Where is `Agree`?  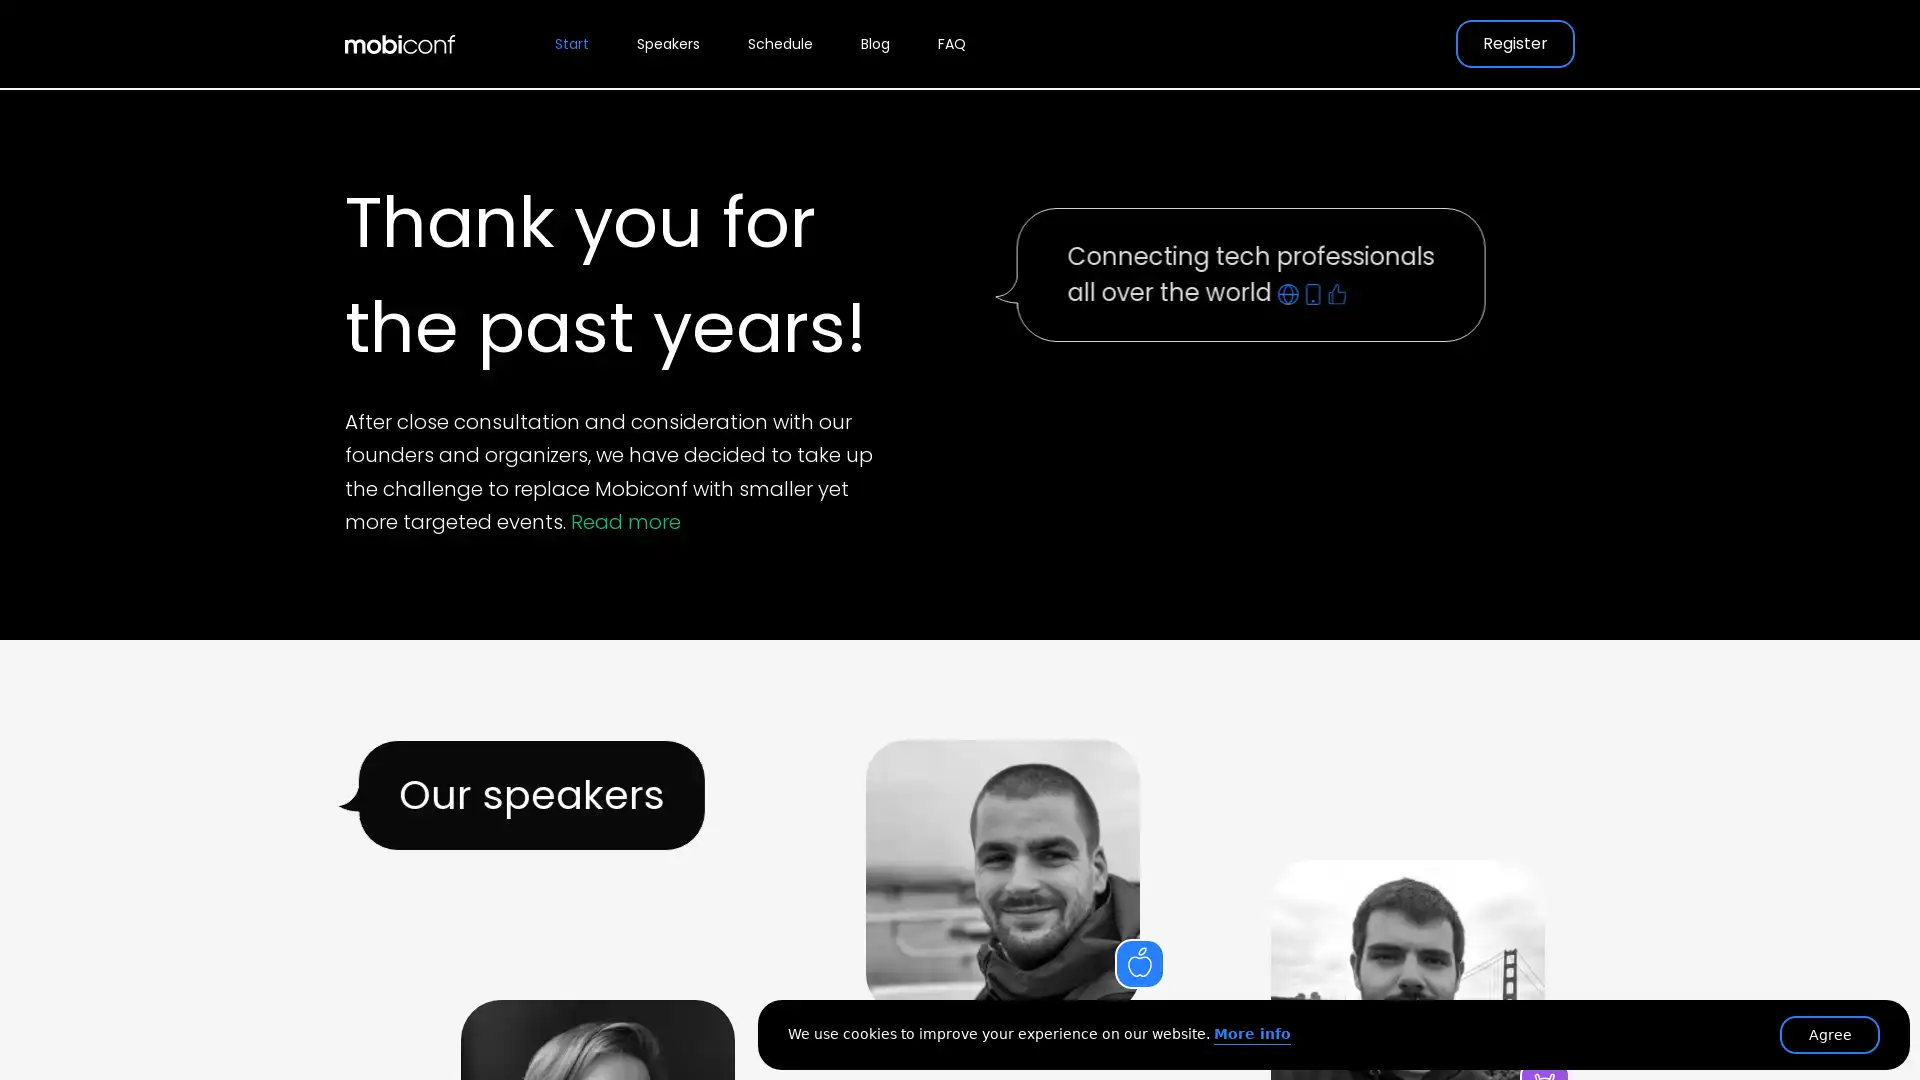 Agree is located at coordinates (1829, 1034).